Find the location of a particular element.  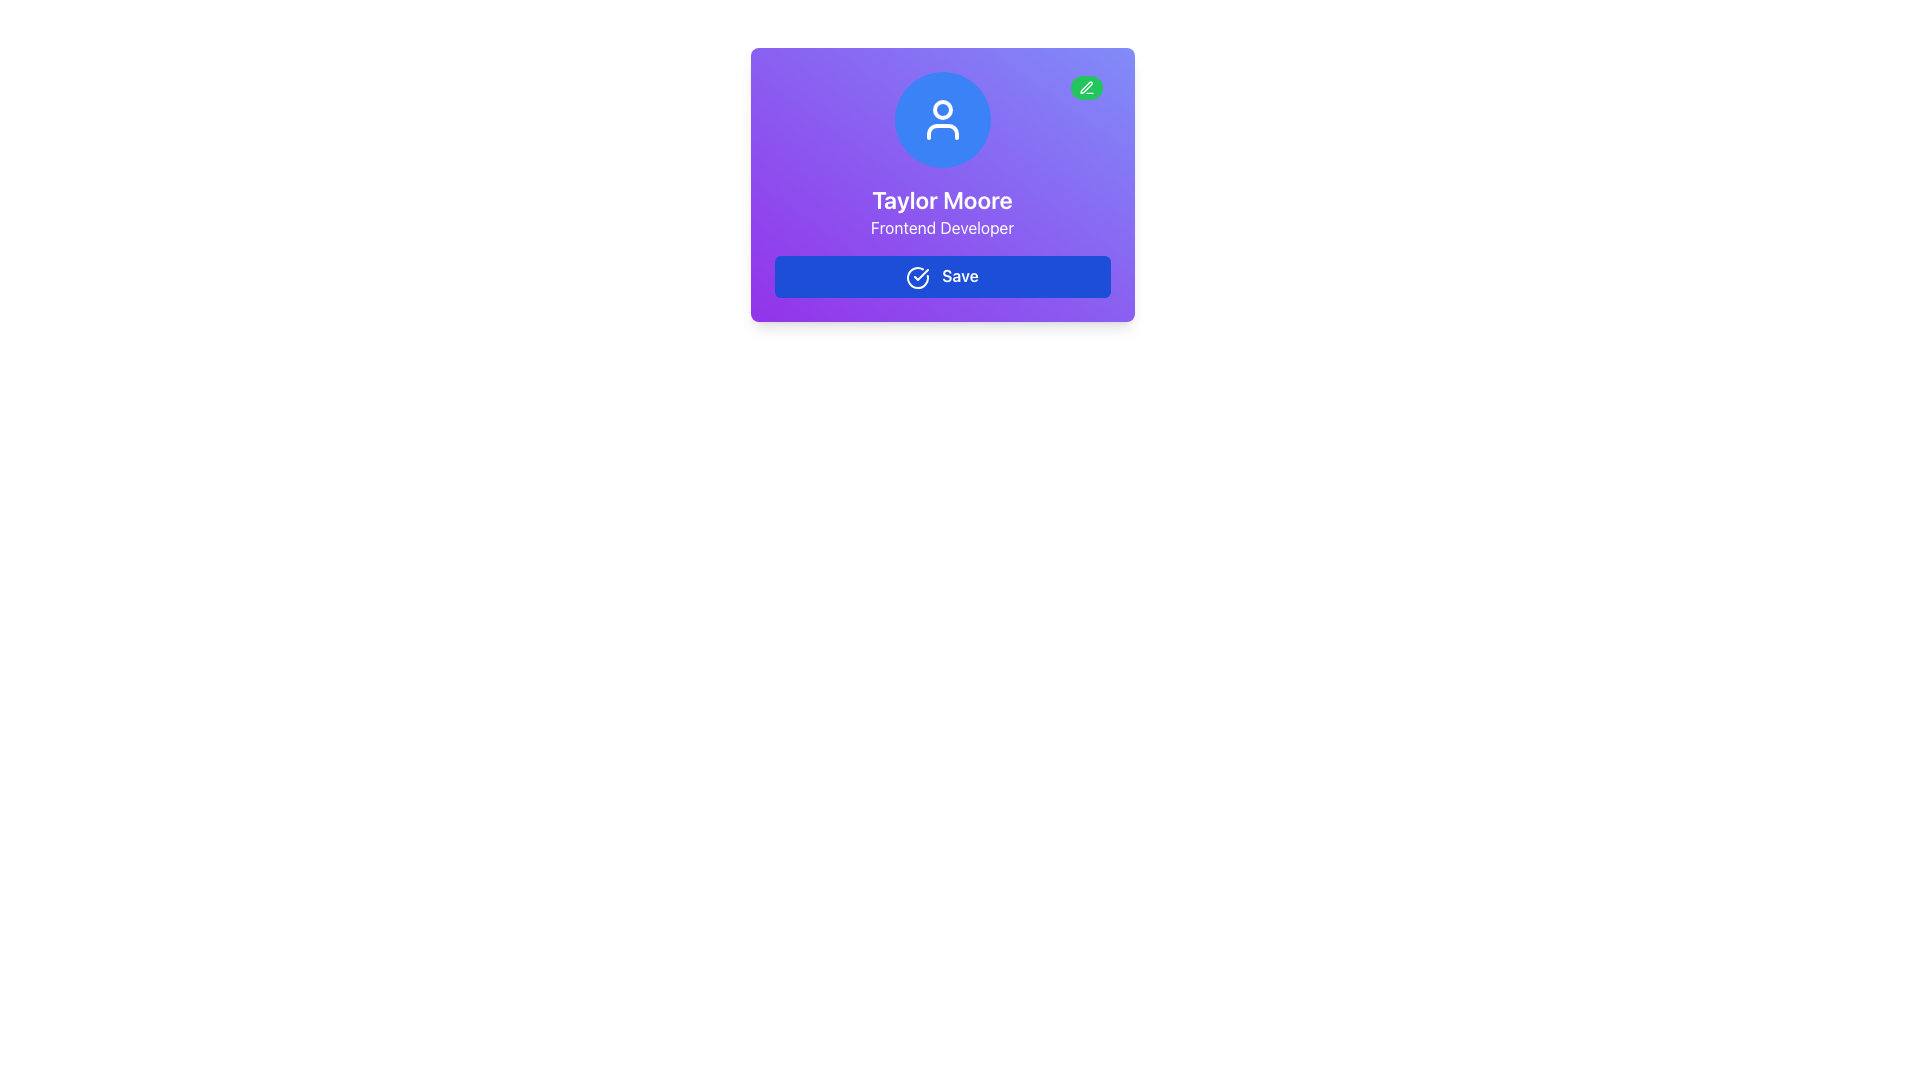

the circular icon within the 'Save' button located slightly left of the center of the button on the card is located at coordinates (917, 277).